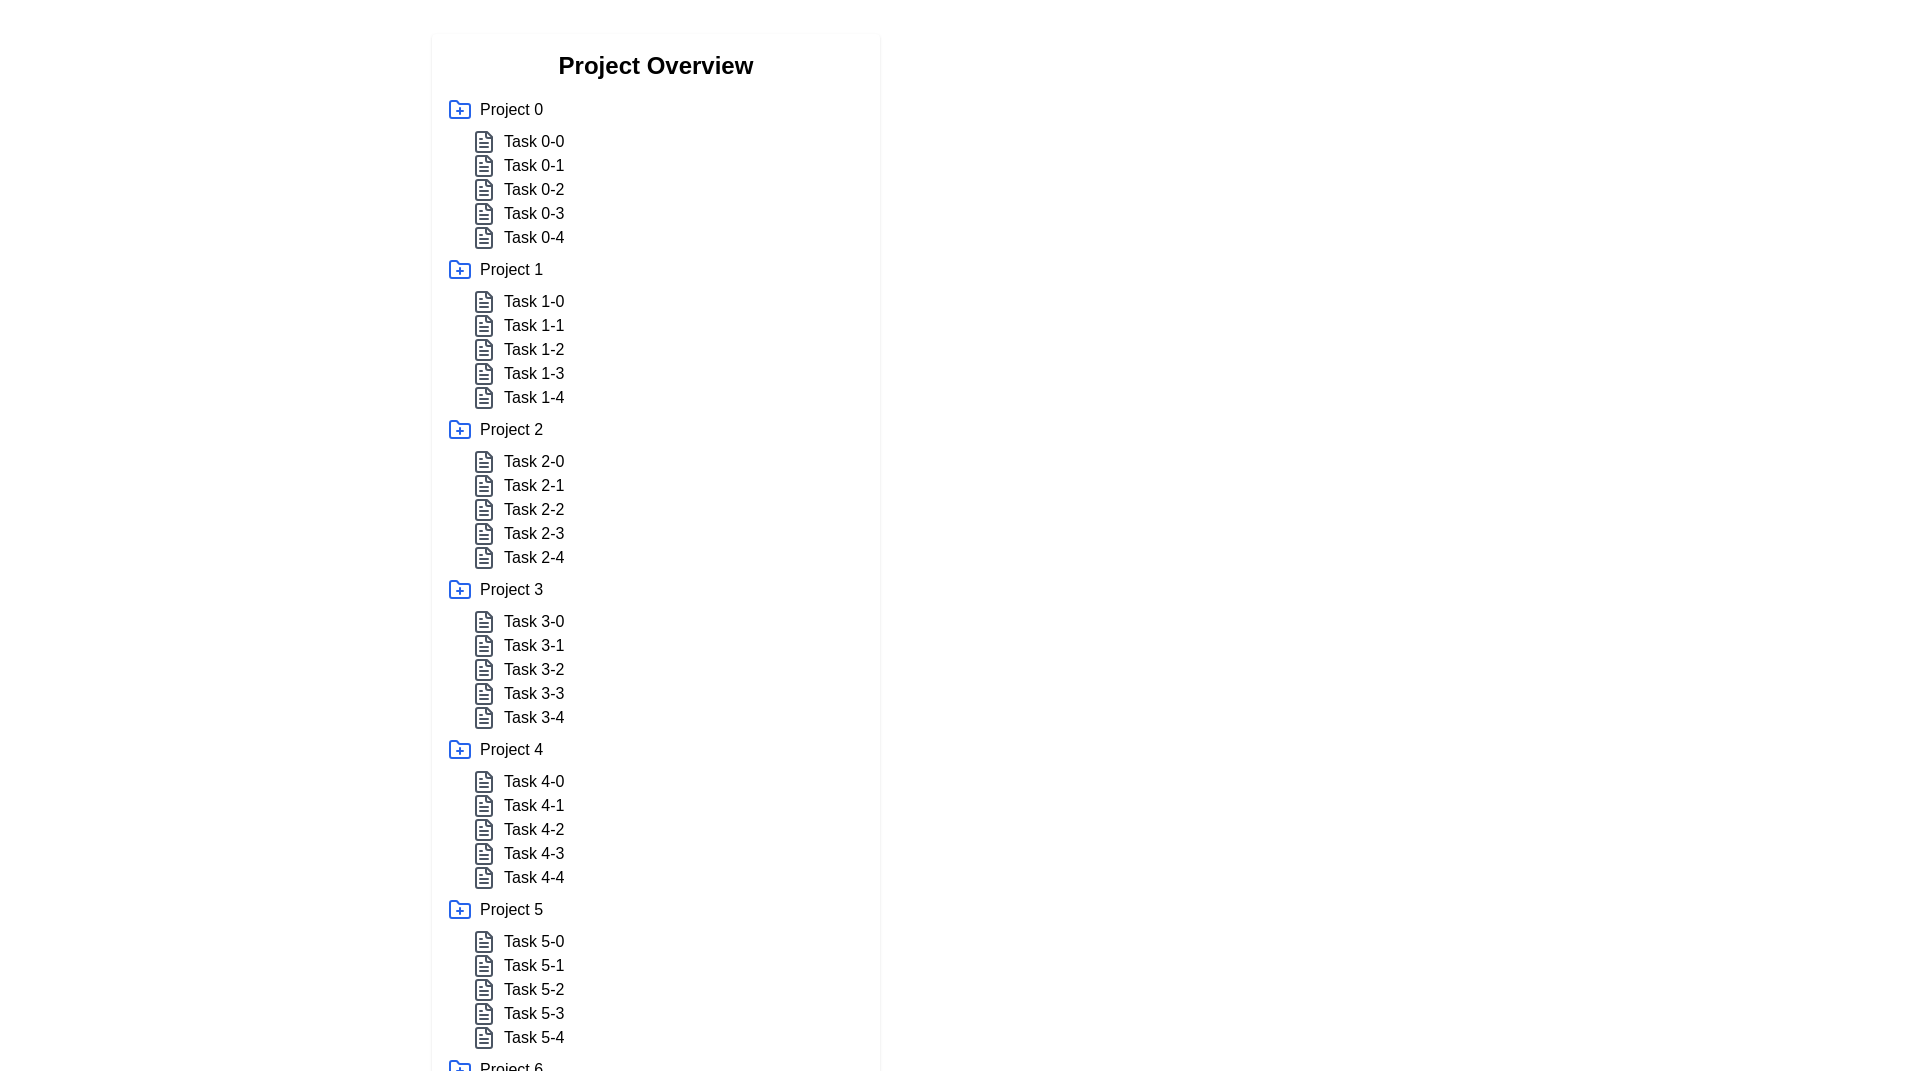 Image resolution: width=1920 pixels, height=1080 pixels. What do you see at coordinates (484, 670) in the screenshot?
I see `the icon representing the file or document related to 'Task 3-2', which is the first graphical item of the entry under 'Project 3'` at bounding box center [484, 670].